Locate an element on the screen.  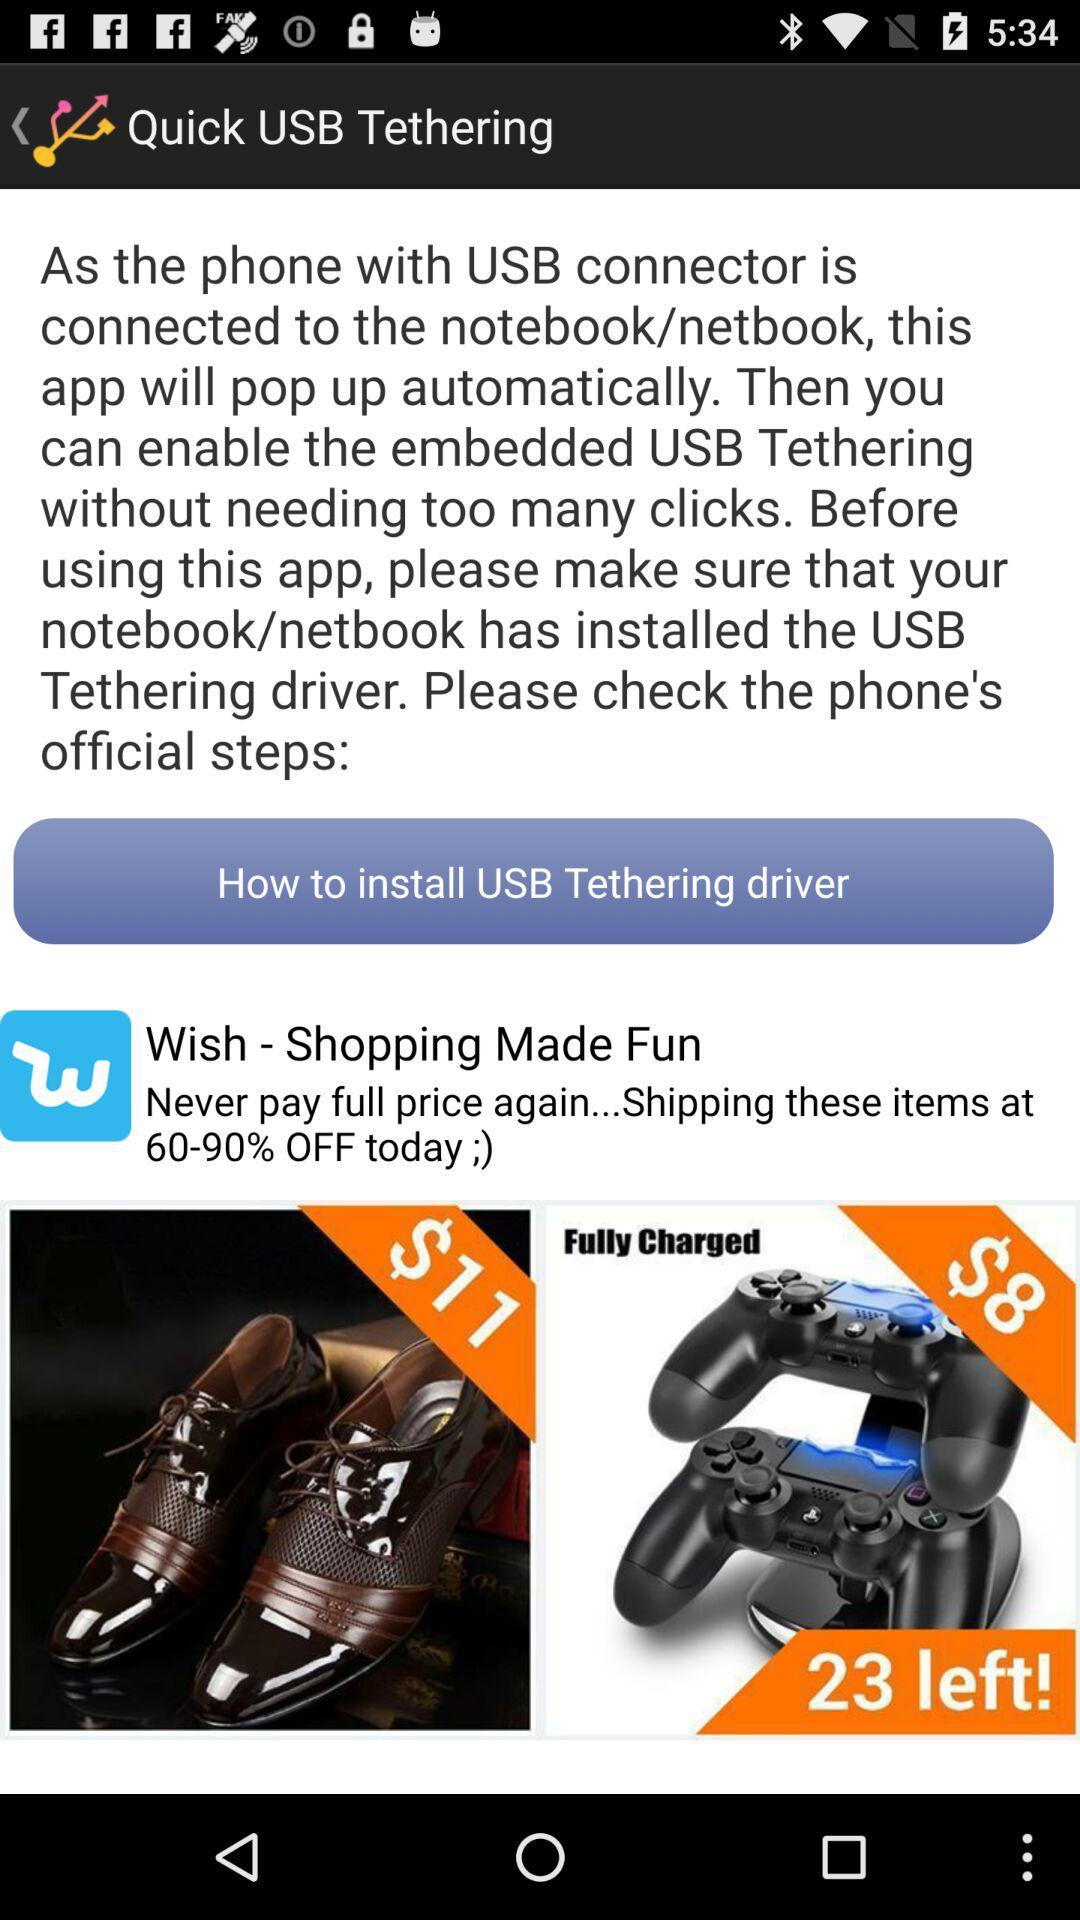
the twitter icon is located at coordinates (64, 1151).